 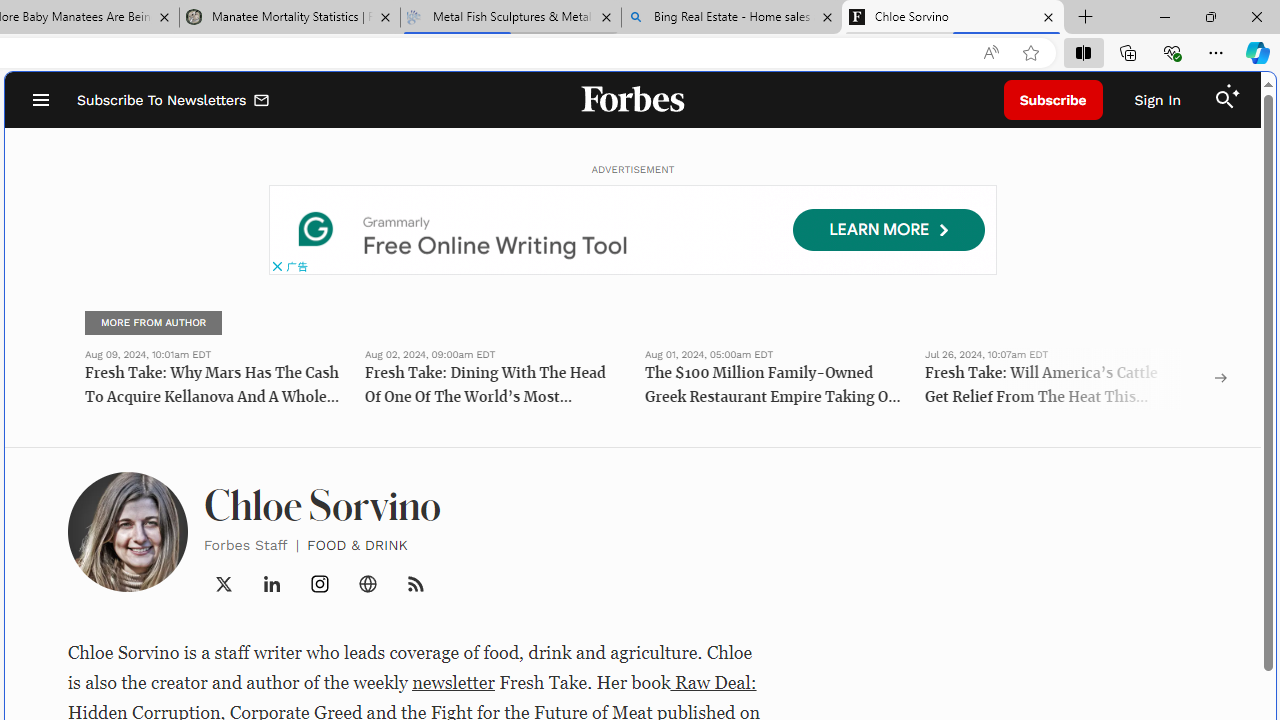 I want to click on 'Open Navigation Menu', so click(x=40, y=100).